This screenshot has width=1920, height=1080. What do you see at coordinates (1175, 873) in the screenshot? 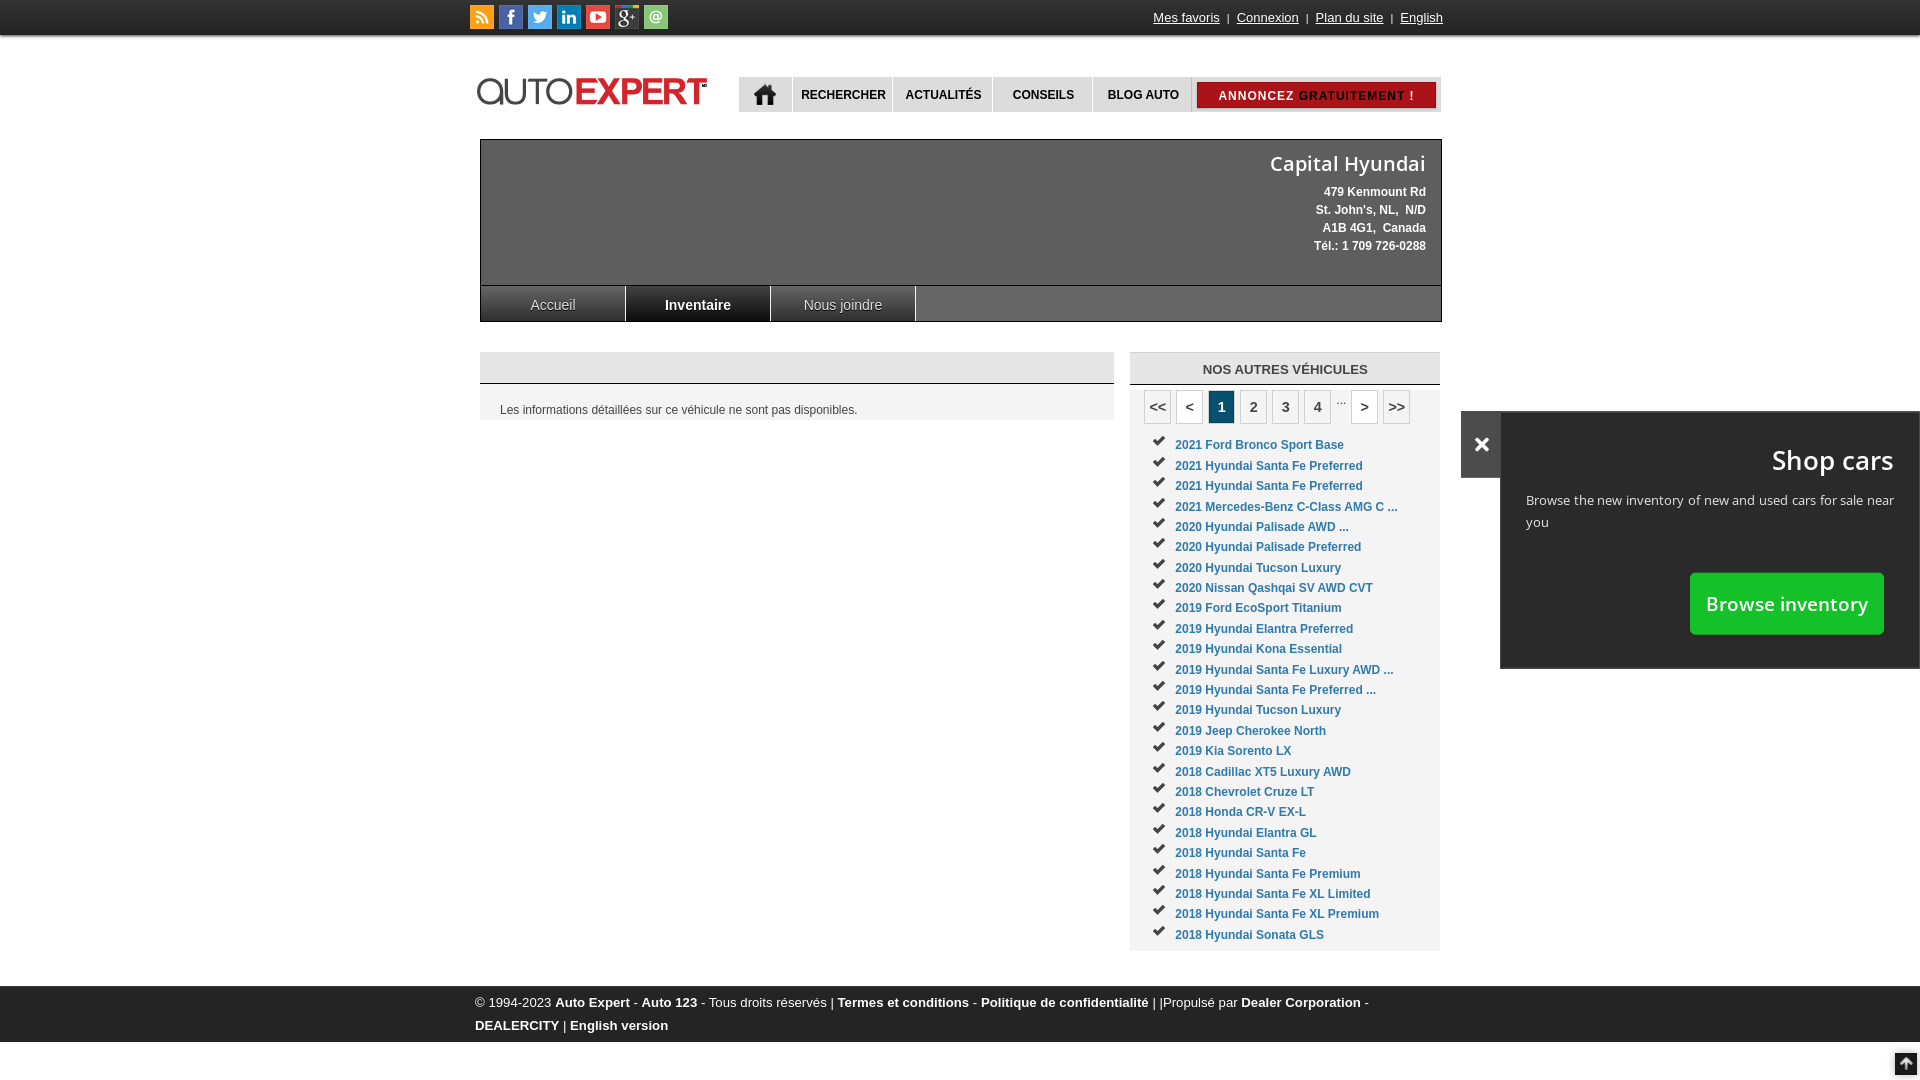
I see `'2018 Hyundai Santa Fe Premium'` at bounding box center [1175, 873].